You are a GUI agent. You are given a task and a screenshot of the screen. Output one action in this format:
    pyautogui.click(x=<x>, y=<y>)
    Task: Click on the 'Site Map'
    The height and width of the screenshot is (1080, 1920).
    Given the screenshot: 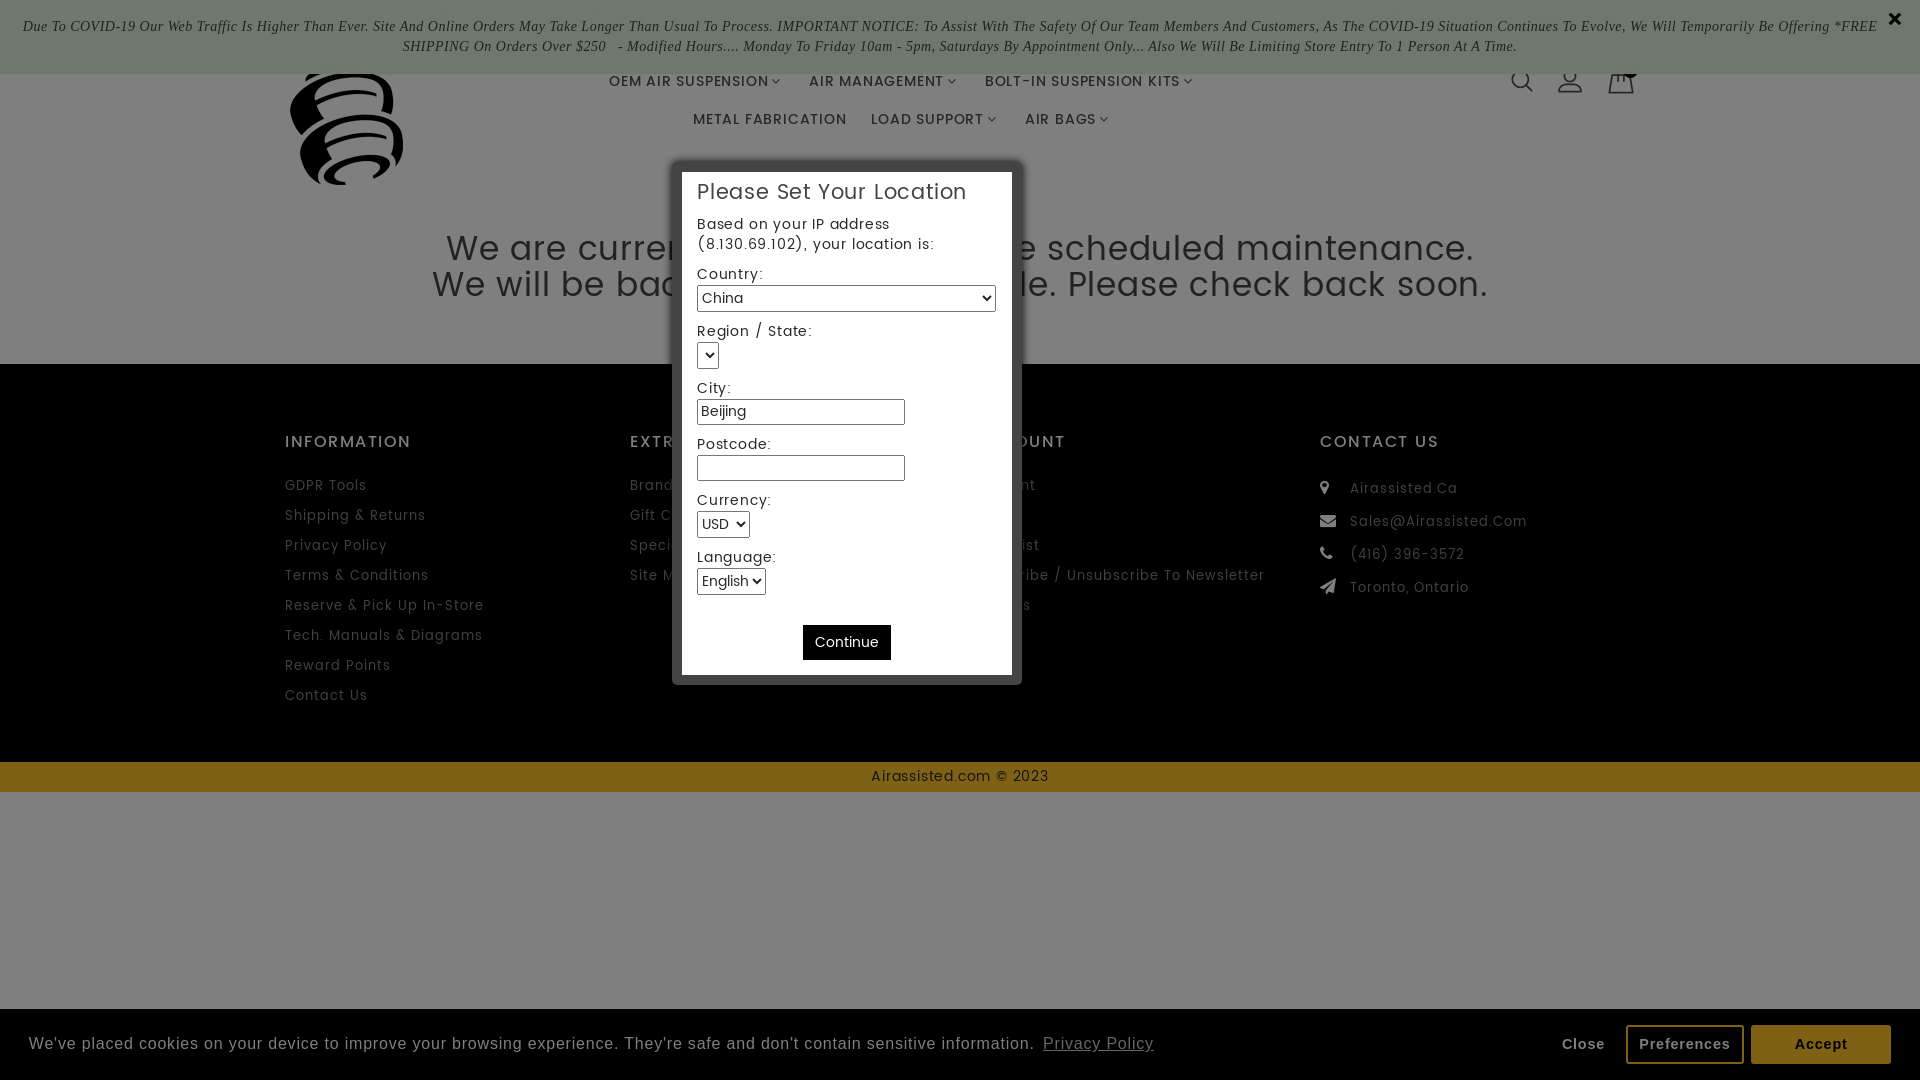 What is the action you would take?
    pyautogui.click(x=662, y=576)
    